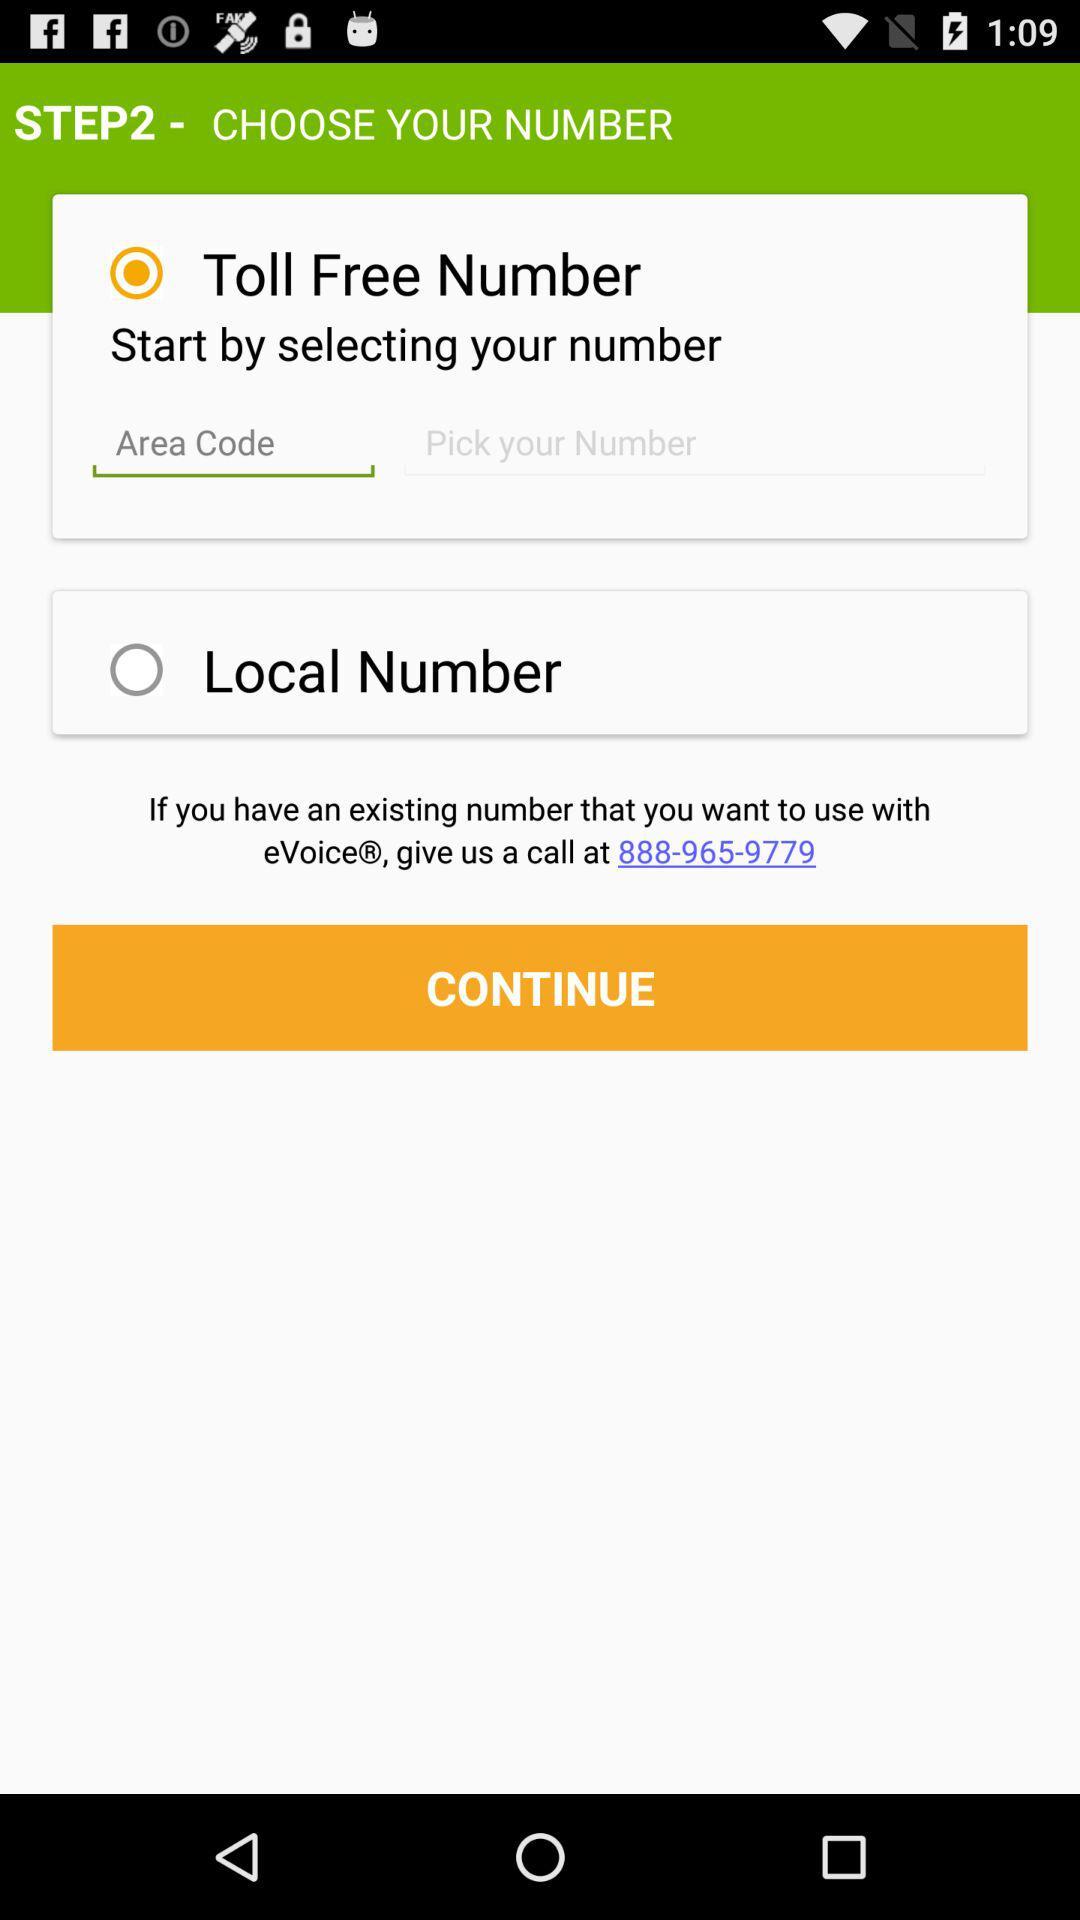  What do you see at coordinates (540, 987) in the screenshot?
I see `continue` at bounding box center [540, 987].